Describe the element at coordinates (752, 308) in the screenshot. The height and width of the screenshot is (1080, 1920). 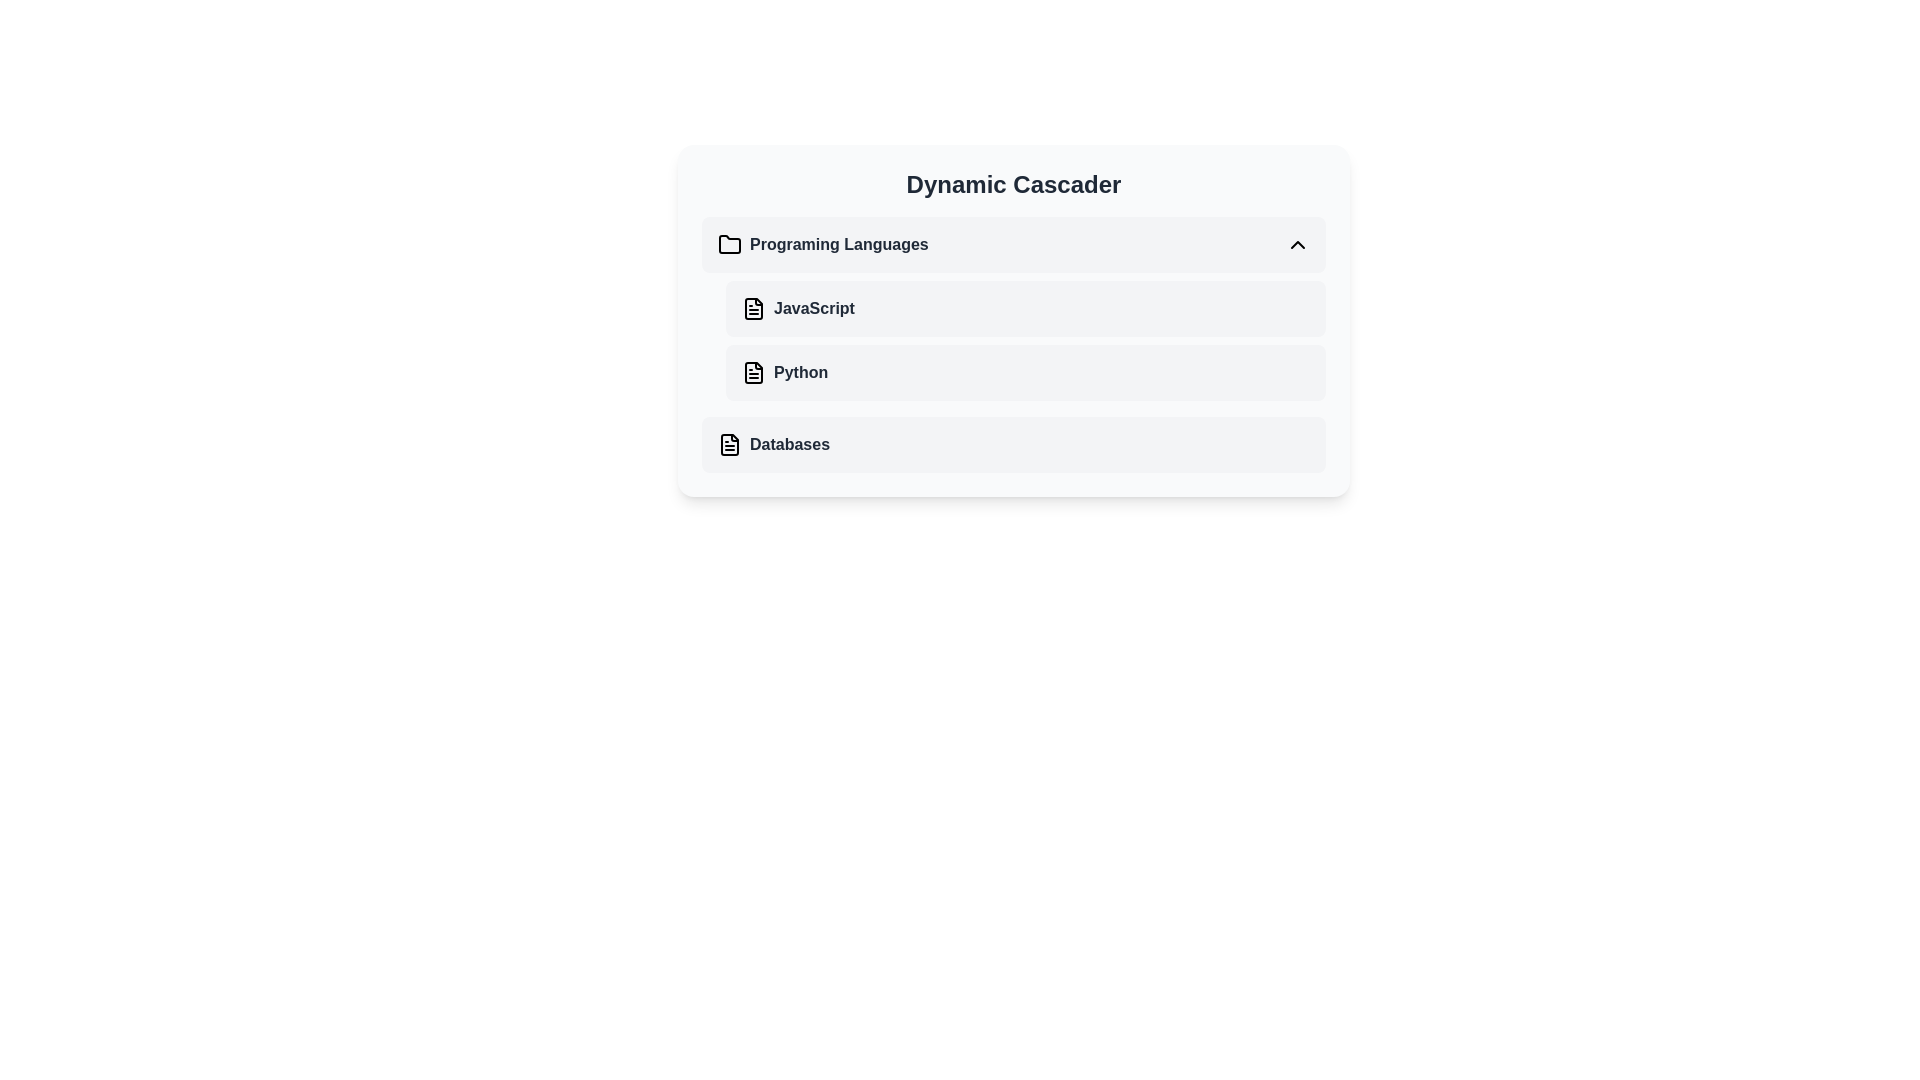
I see `the document icon, which is a black and white rectangular representation with a fold at the top corner, located to the left of the 'JavaScript' label` at that location.